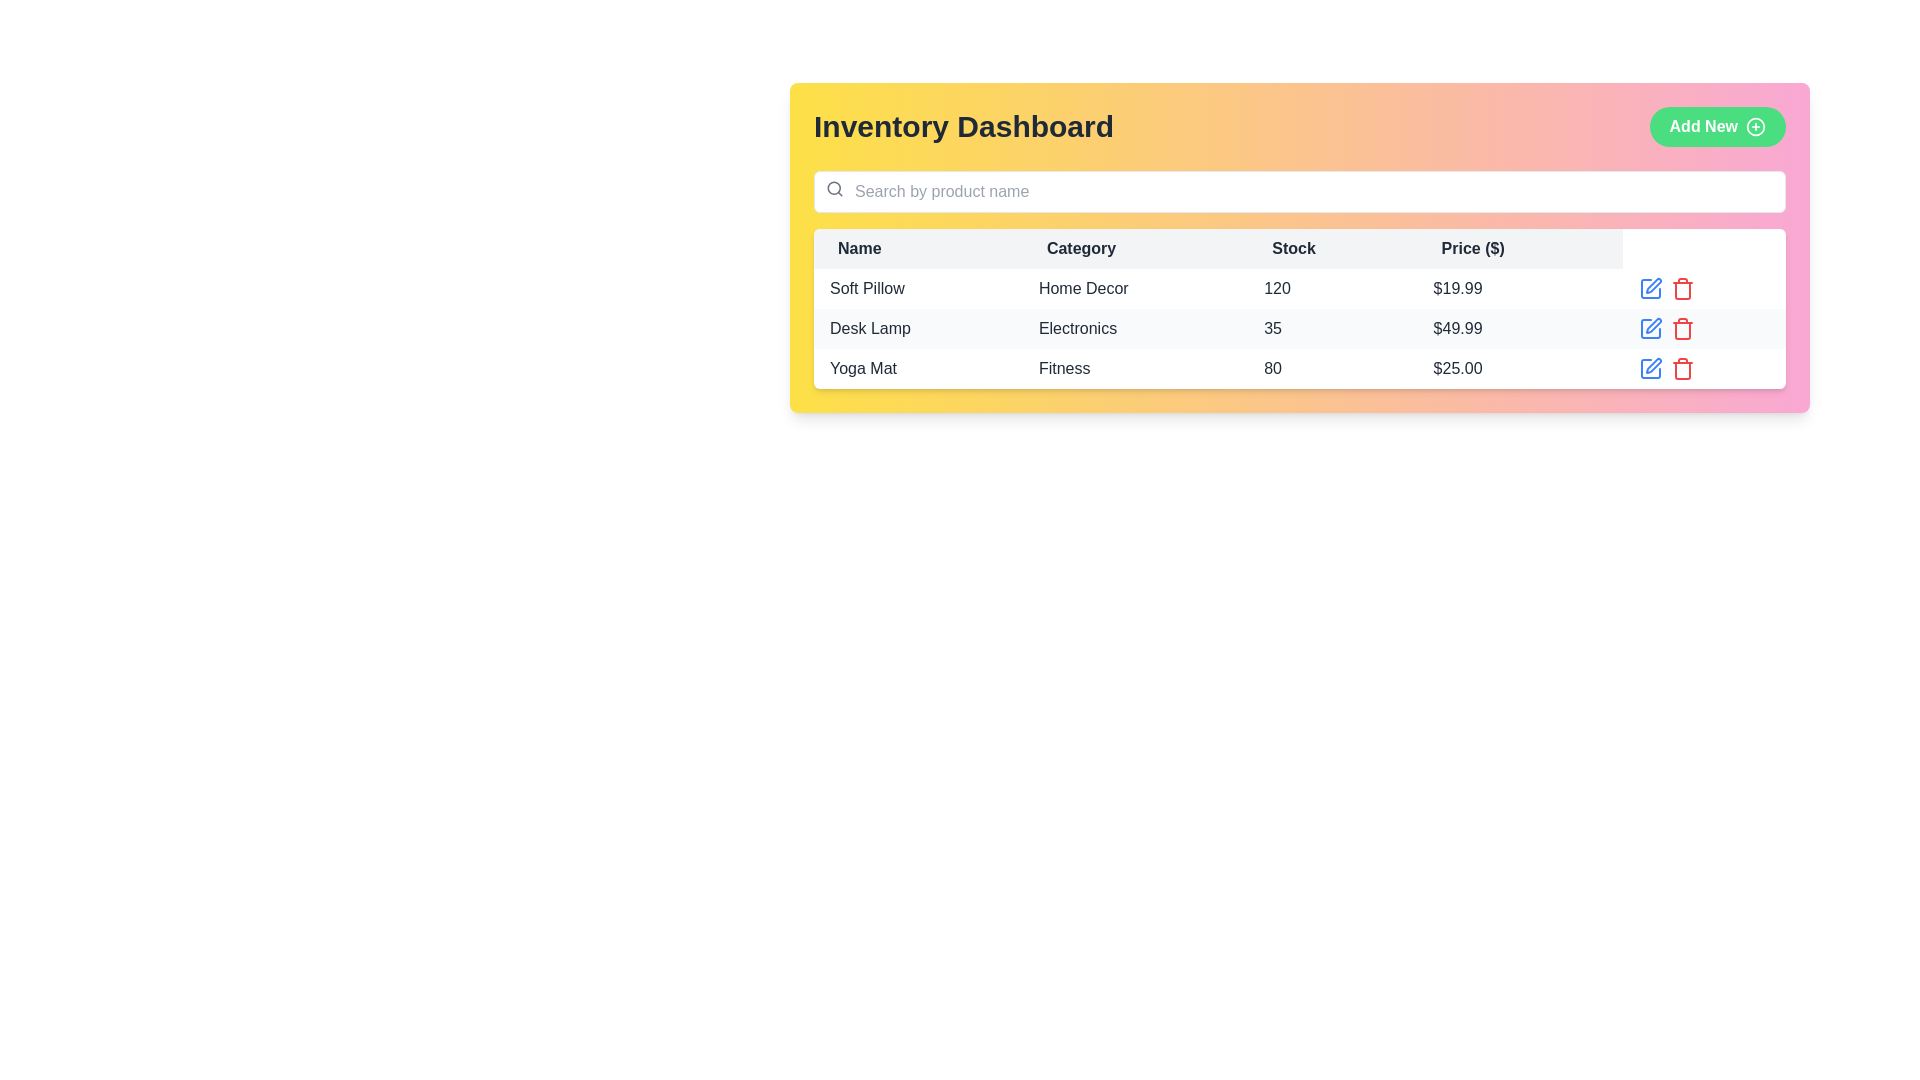  Describe the element at coordinates (1654, 366) in the screenshot. I see `the edit icon, which is a small blue pen icon located in the last column of the third row of the visible table` at that location.